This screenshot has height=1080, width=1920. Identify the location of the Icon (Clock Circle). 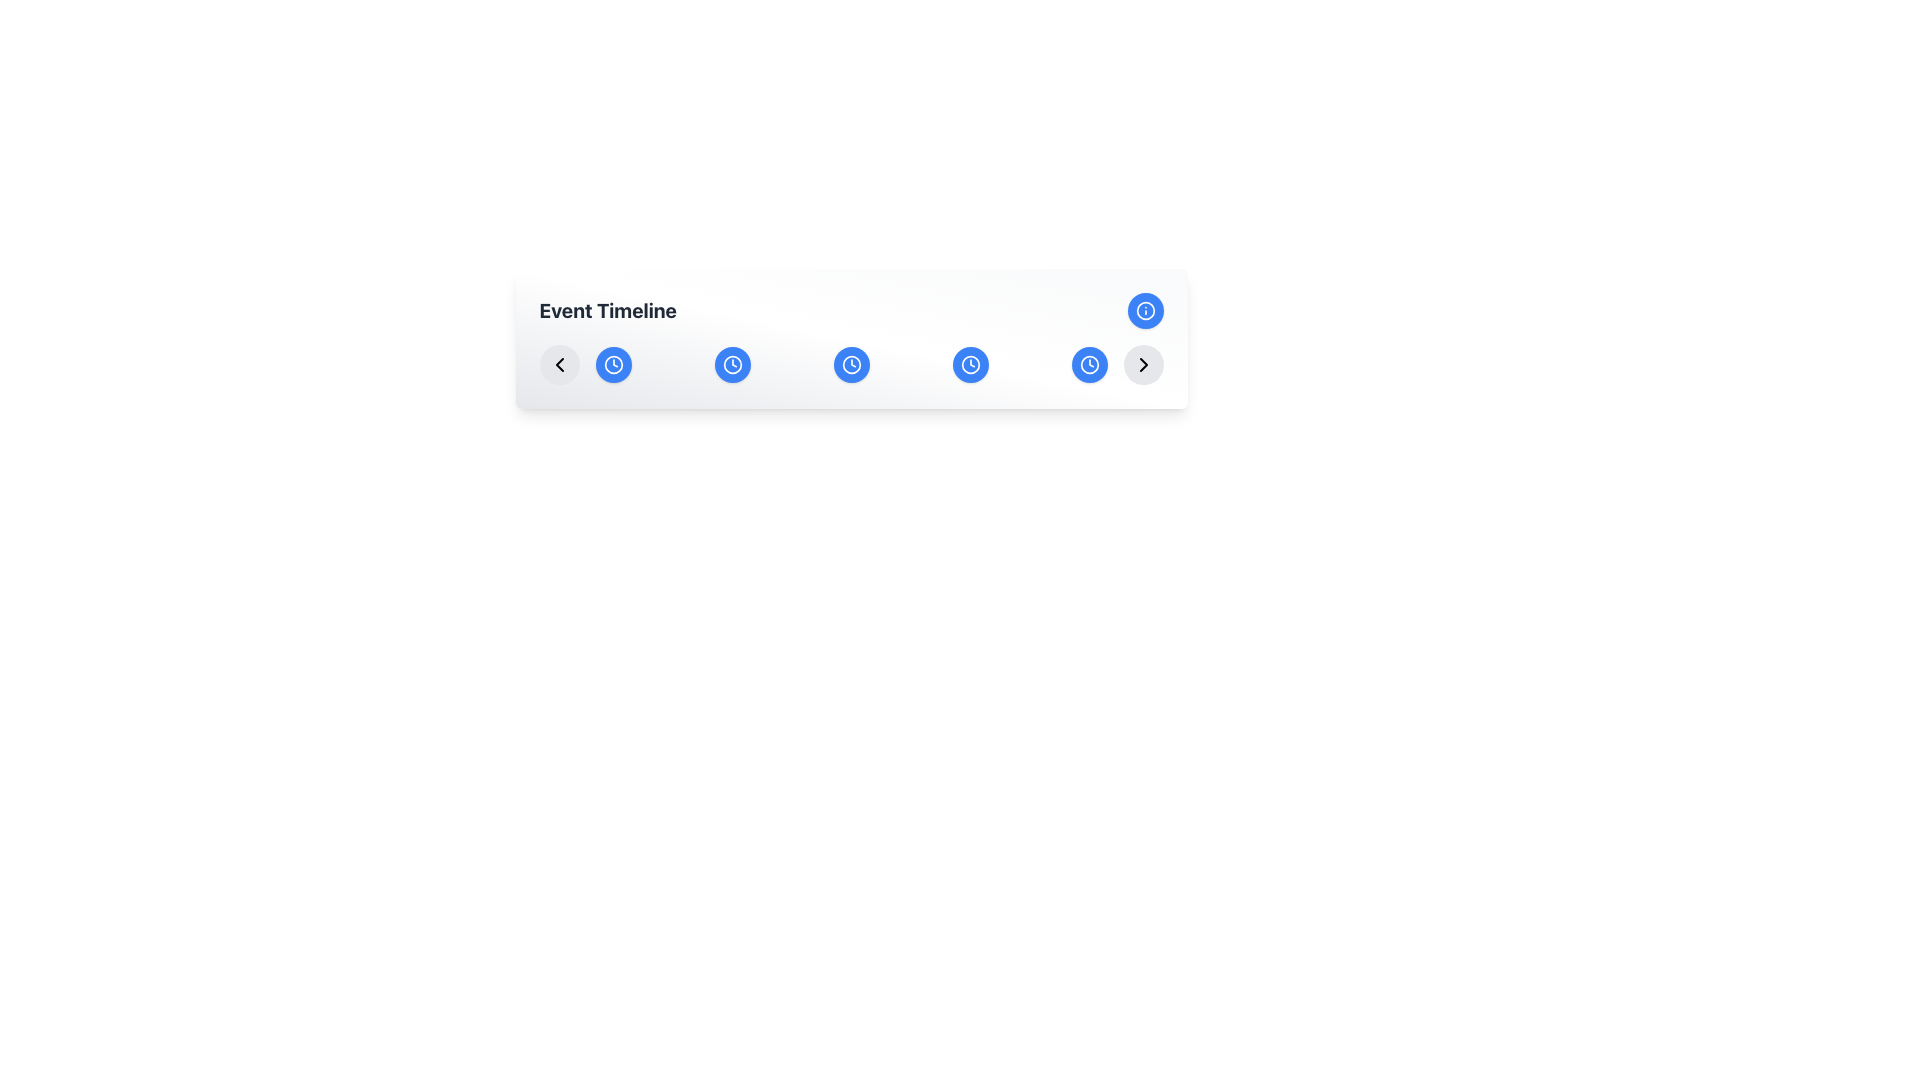
(1088, 365).